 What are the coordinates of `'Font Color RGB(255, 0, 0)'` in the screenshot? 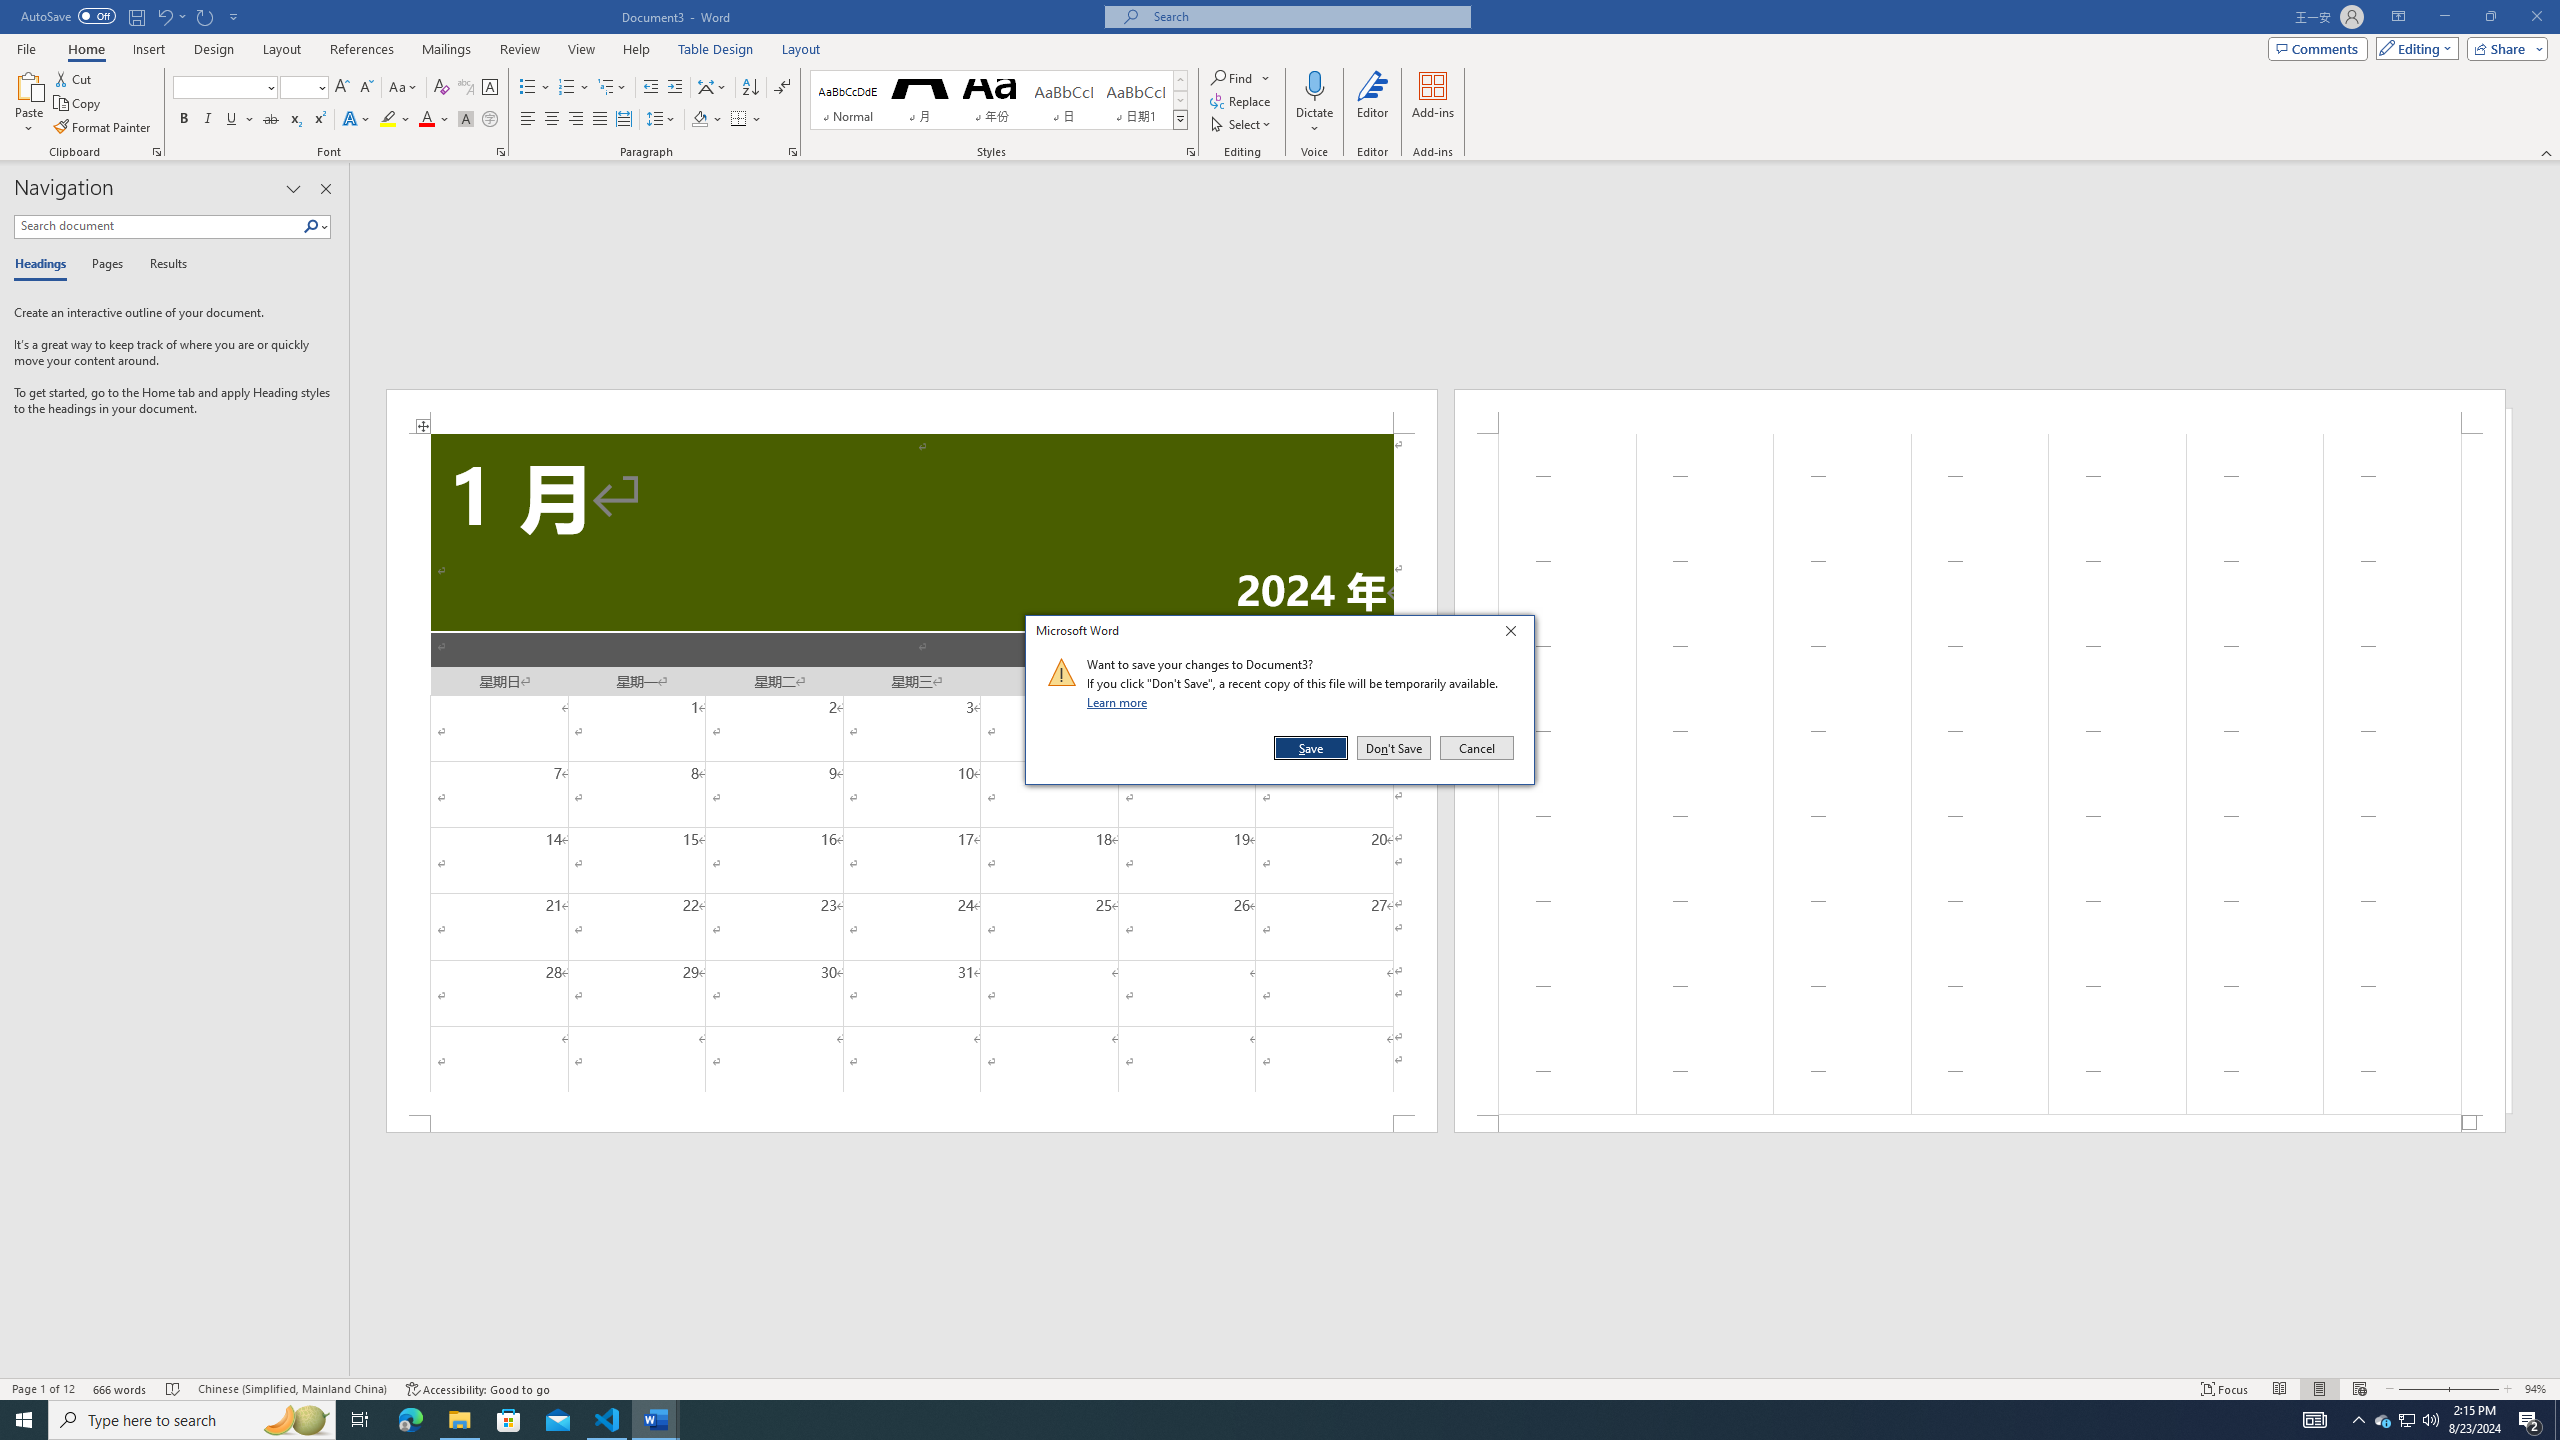 It's located at (425, 118).